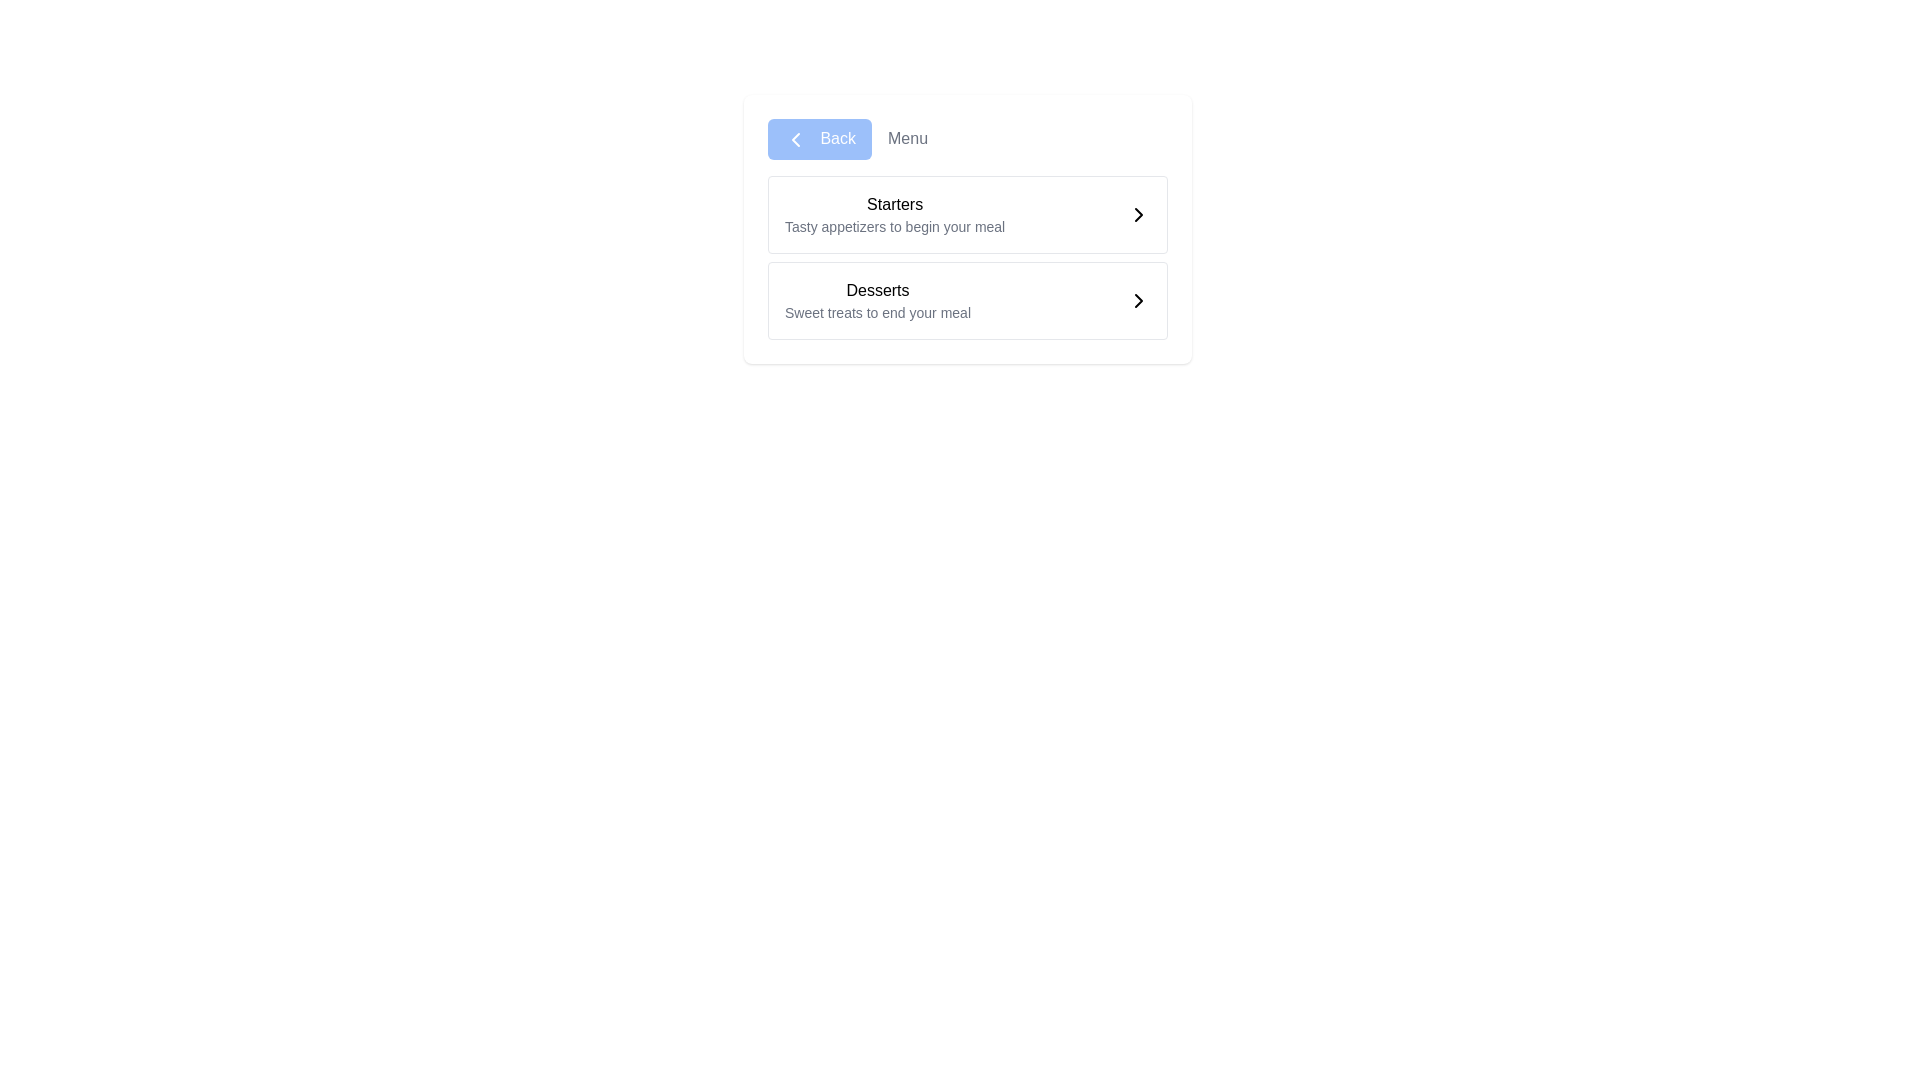  I want to click on the rightward-pointing chevron icon next to the 'Desserts' label in the 'Sweet treats to end your meal' section, so click(1138, 300).